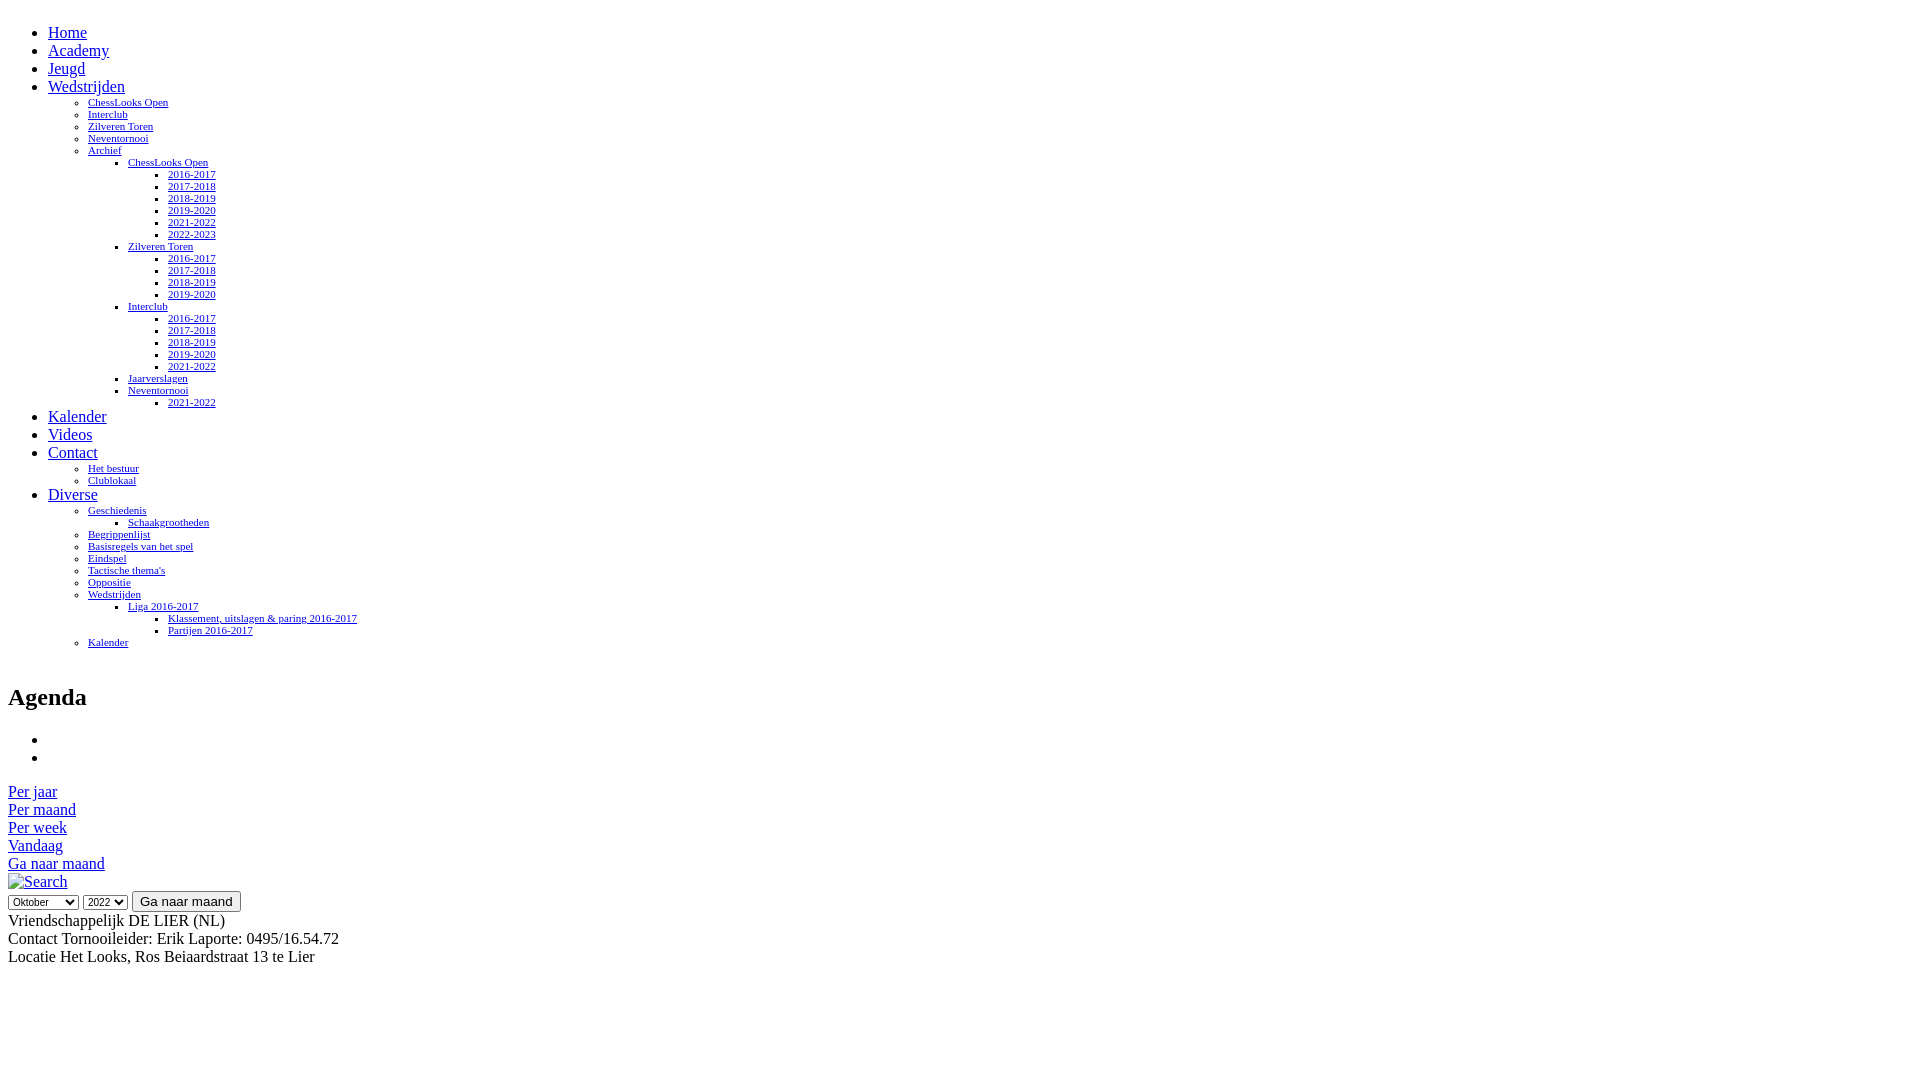 The height and width of the screenshot is (1080, 1920). Describe the element at coordinates (66, 67) in the screenshot. I see `'Jeugd'` at that location.